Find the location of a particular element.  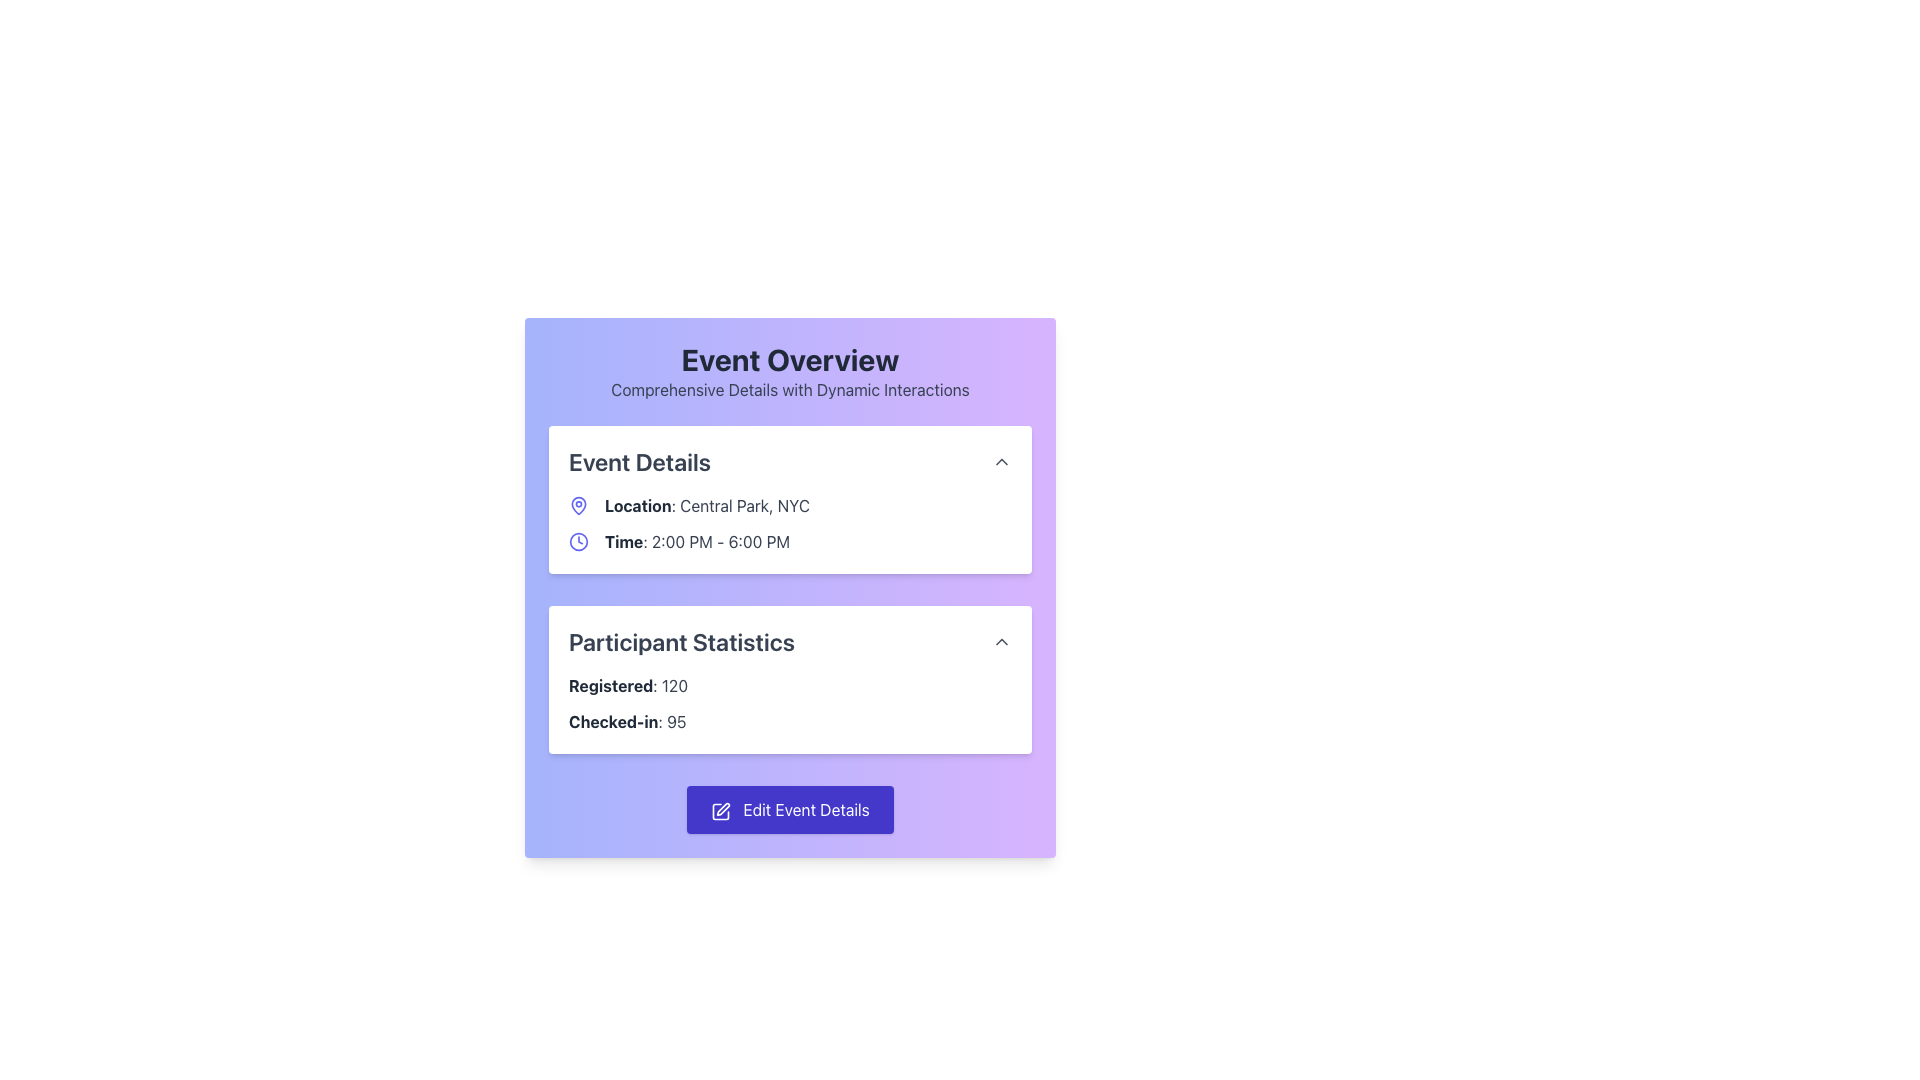

displayed information about the location of the event, 'Central Park, NYC', which is located in the 'Event Details' section beneath the title 'Event Details' is located at coordinates (707, 504).